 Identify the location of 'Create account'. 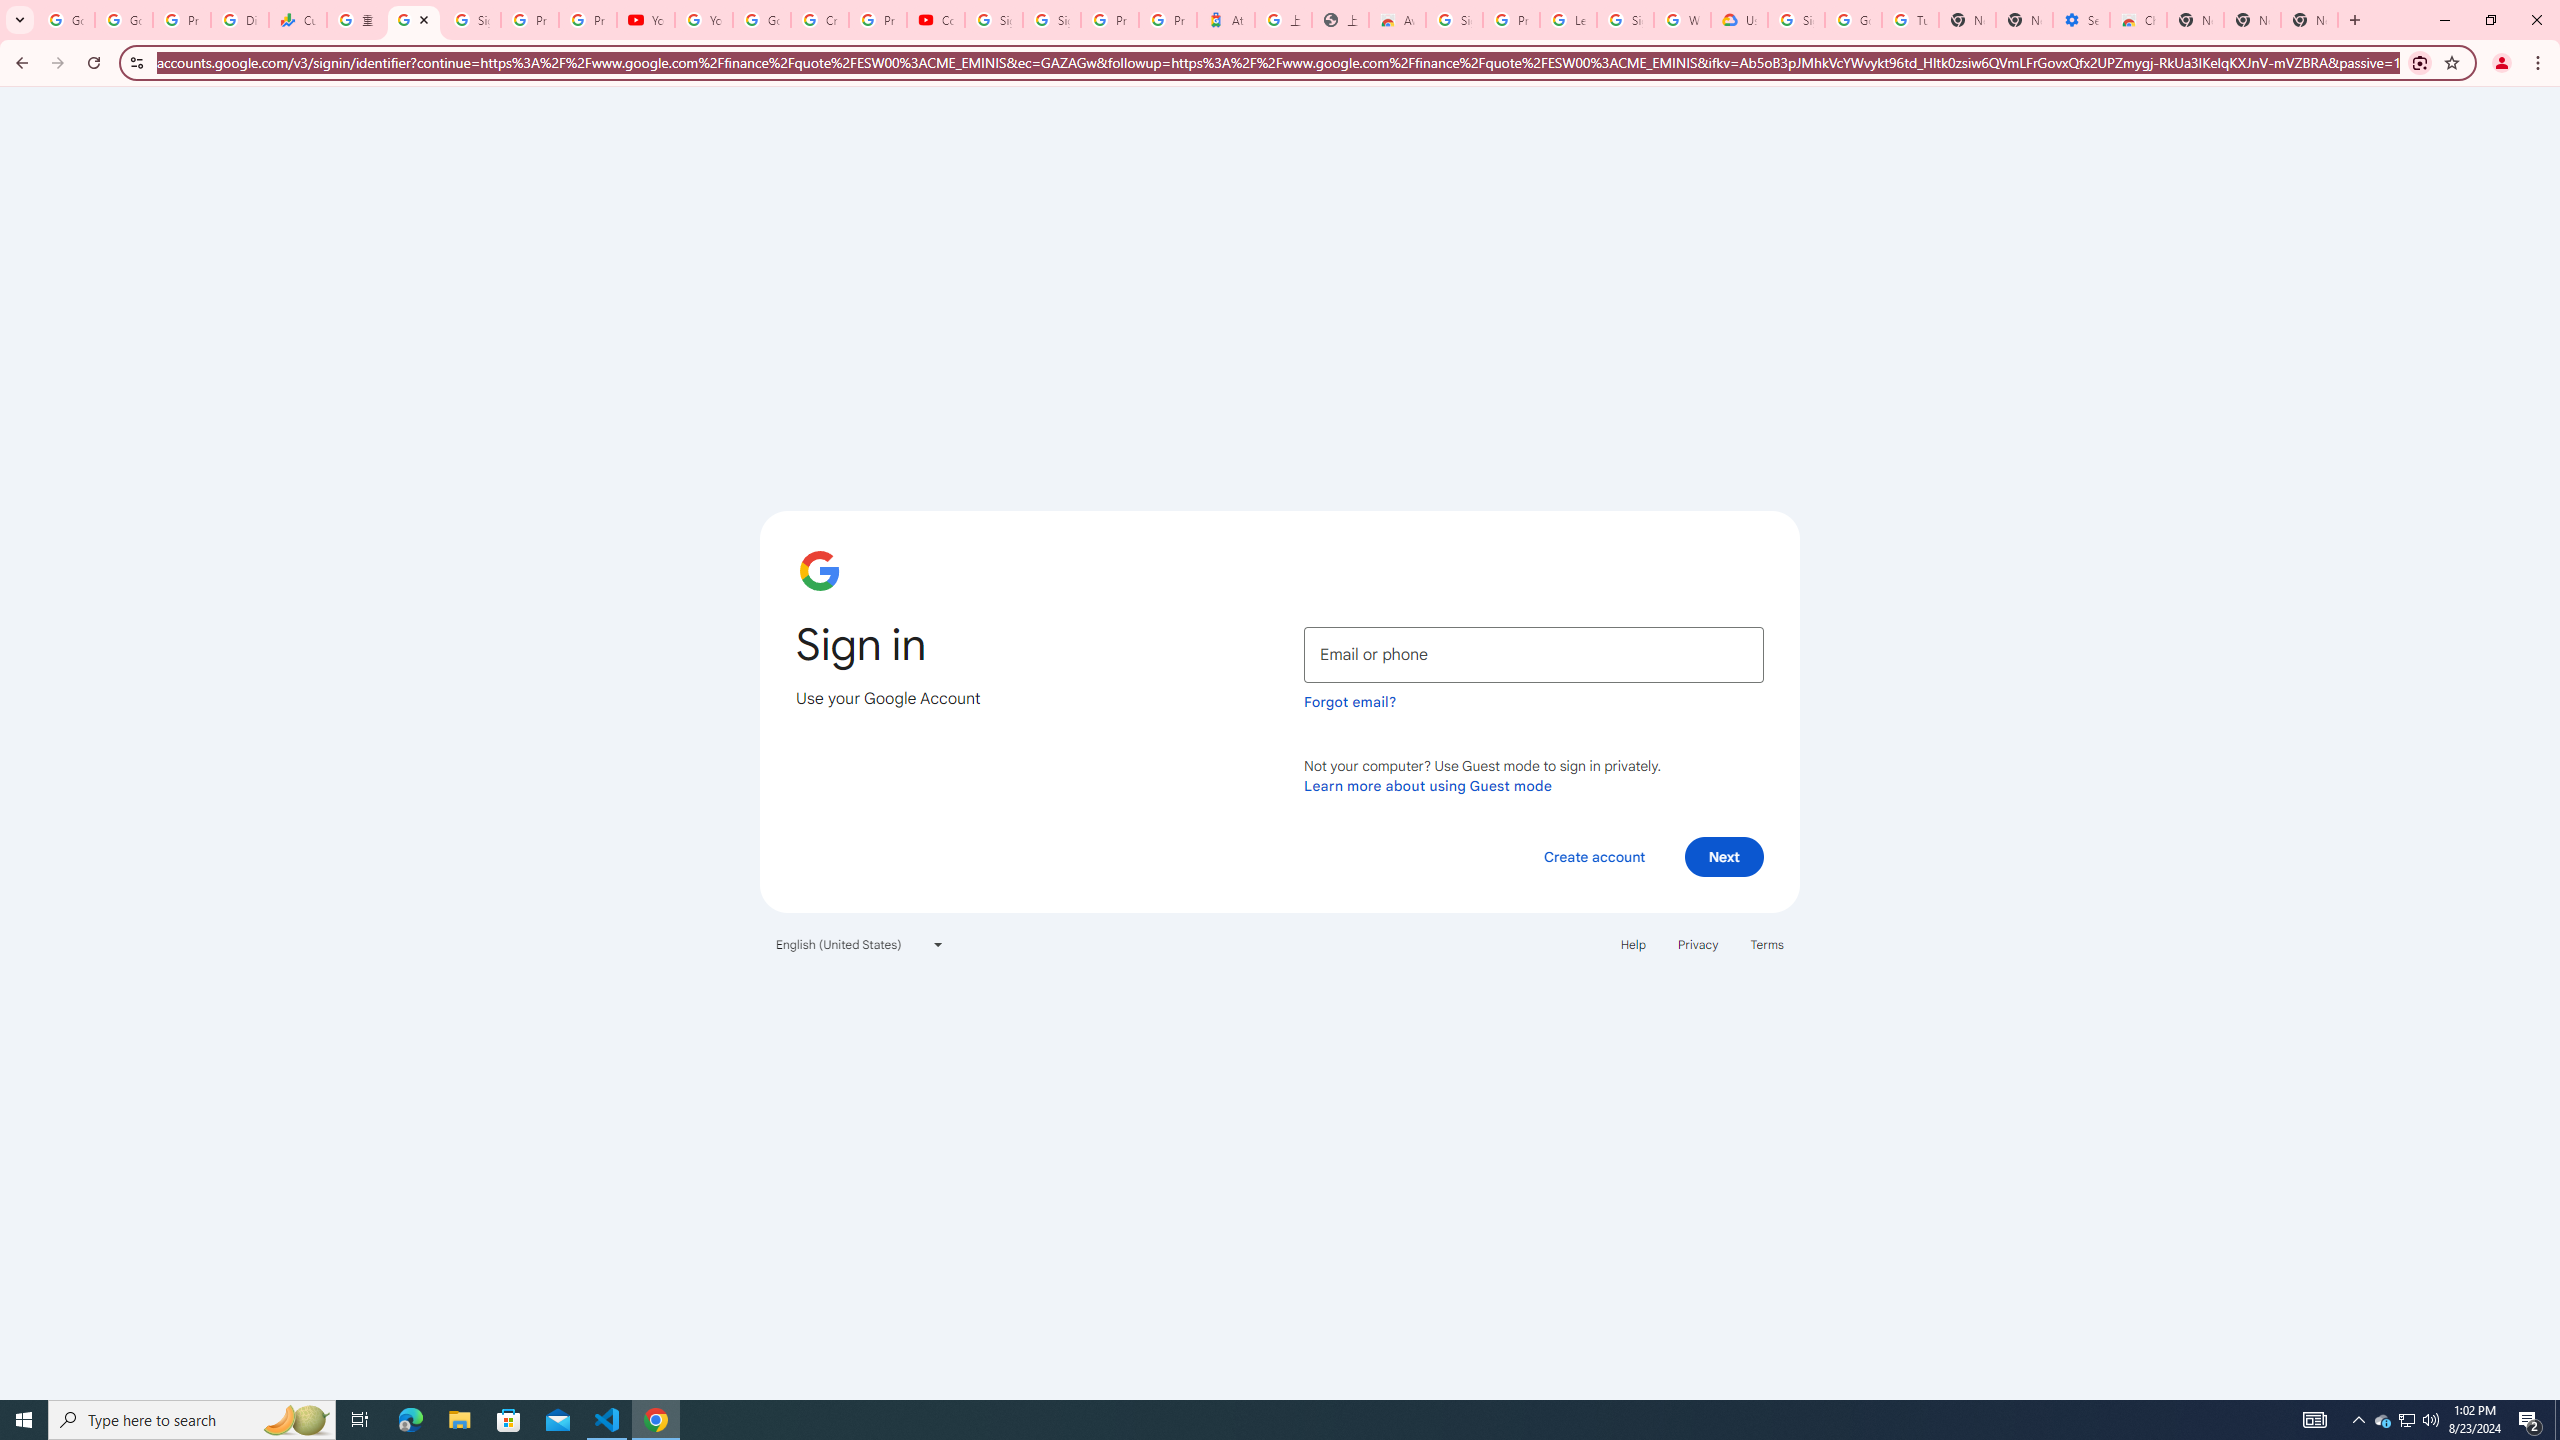
(1593, 855).